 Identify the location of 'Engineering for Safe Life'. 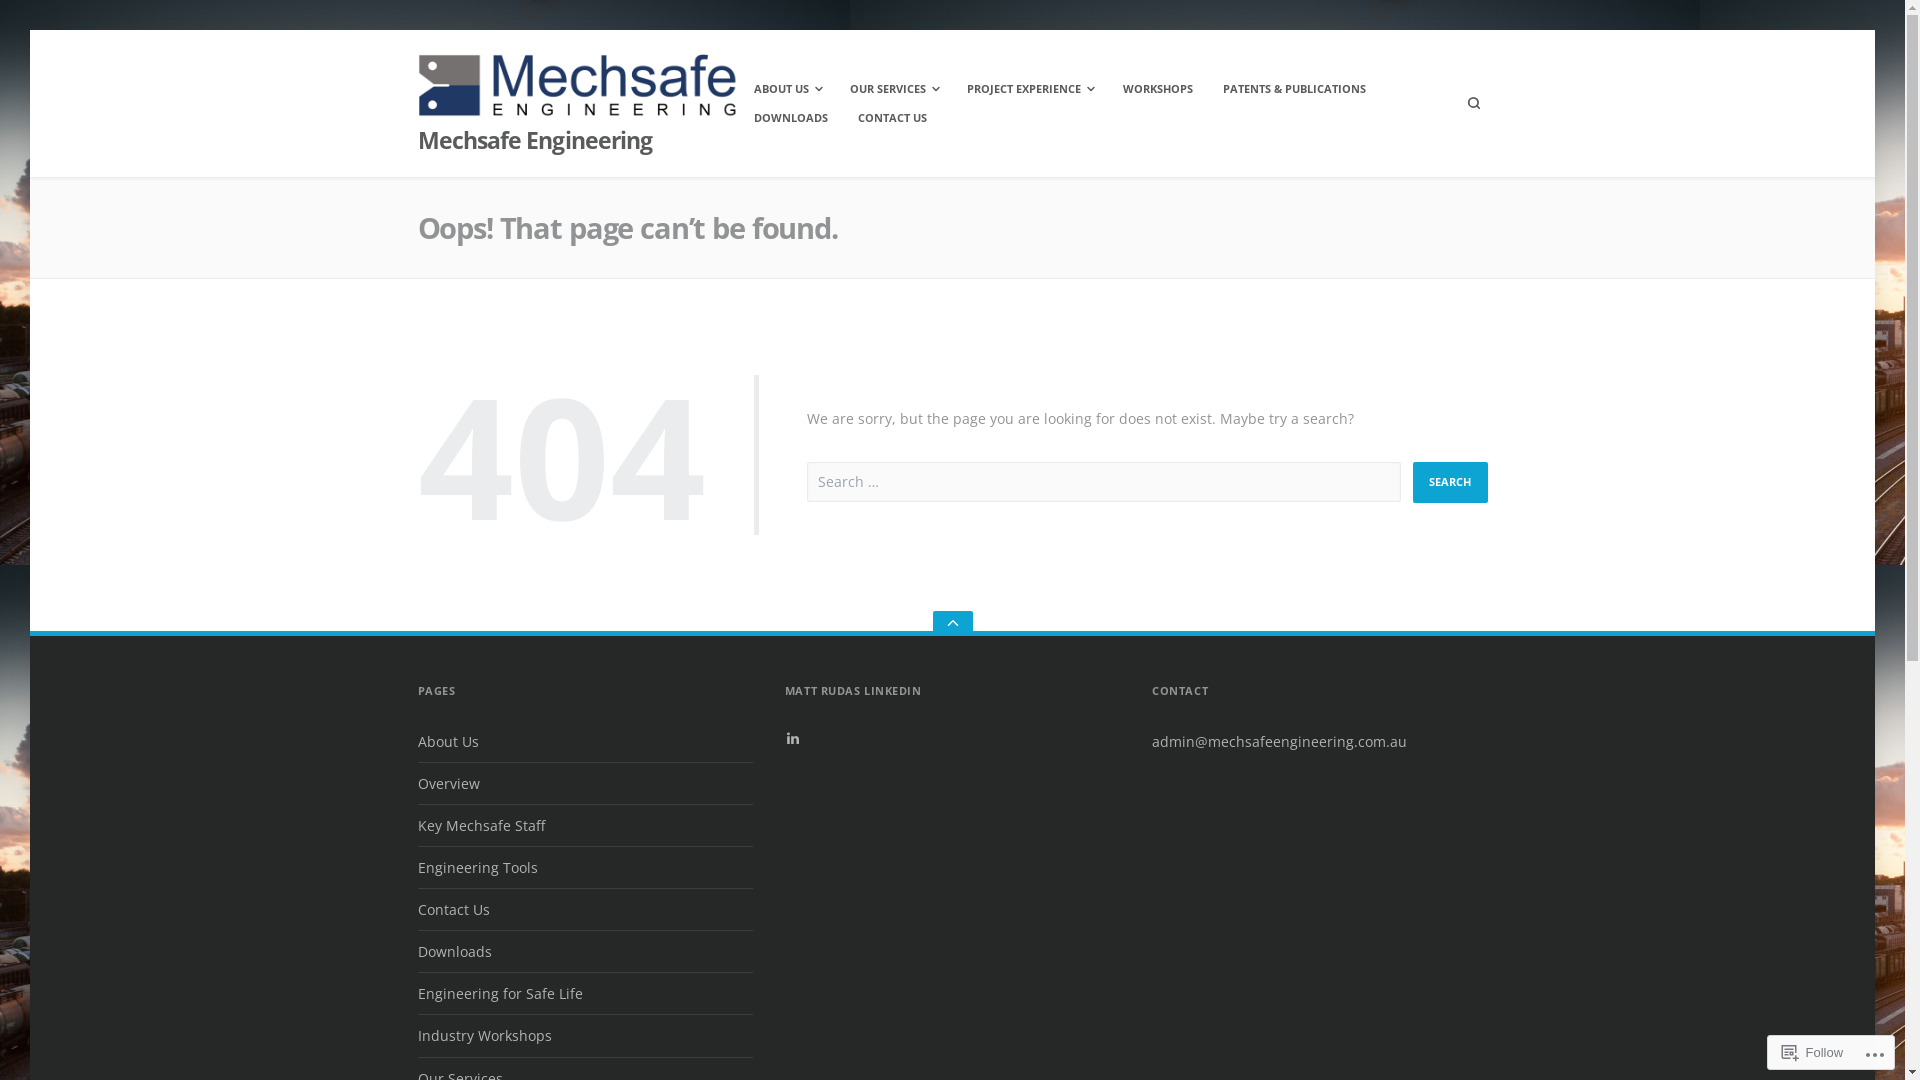
(500, 993).